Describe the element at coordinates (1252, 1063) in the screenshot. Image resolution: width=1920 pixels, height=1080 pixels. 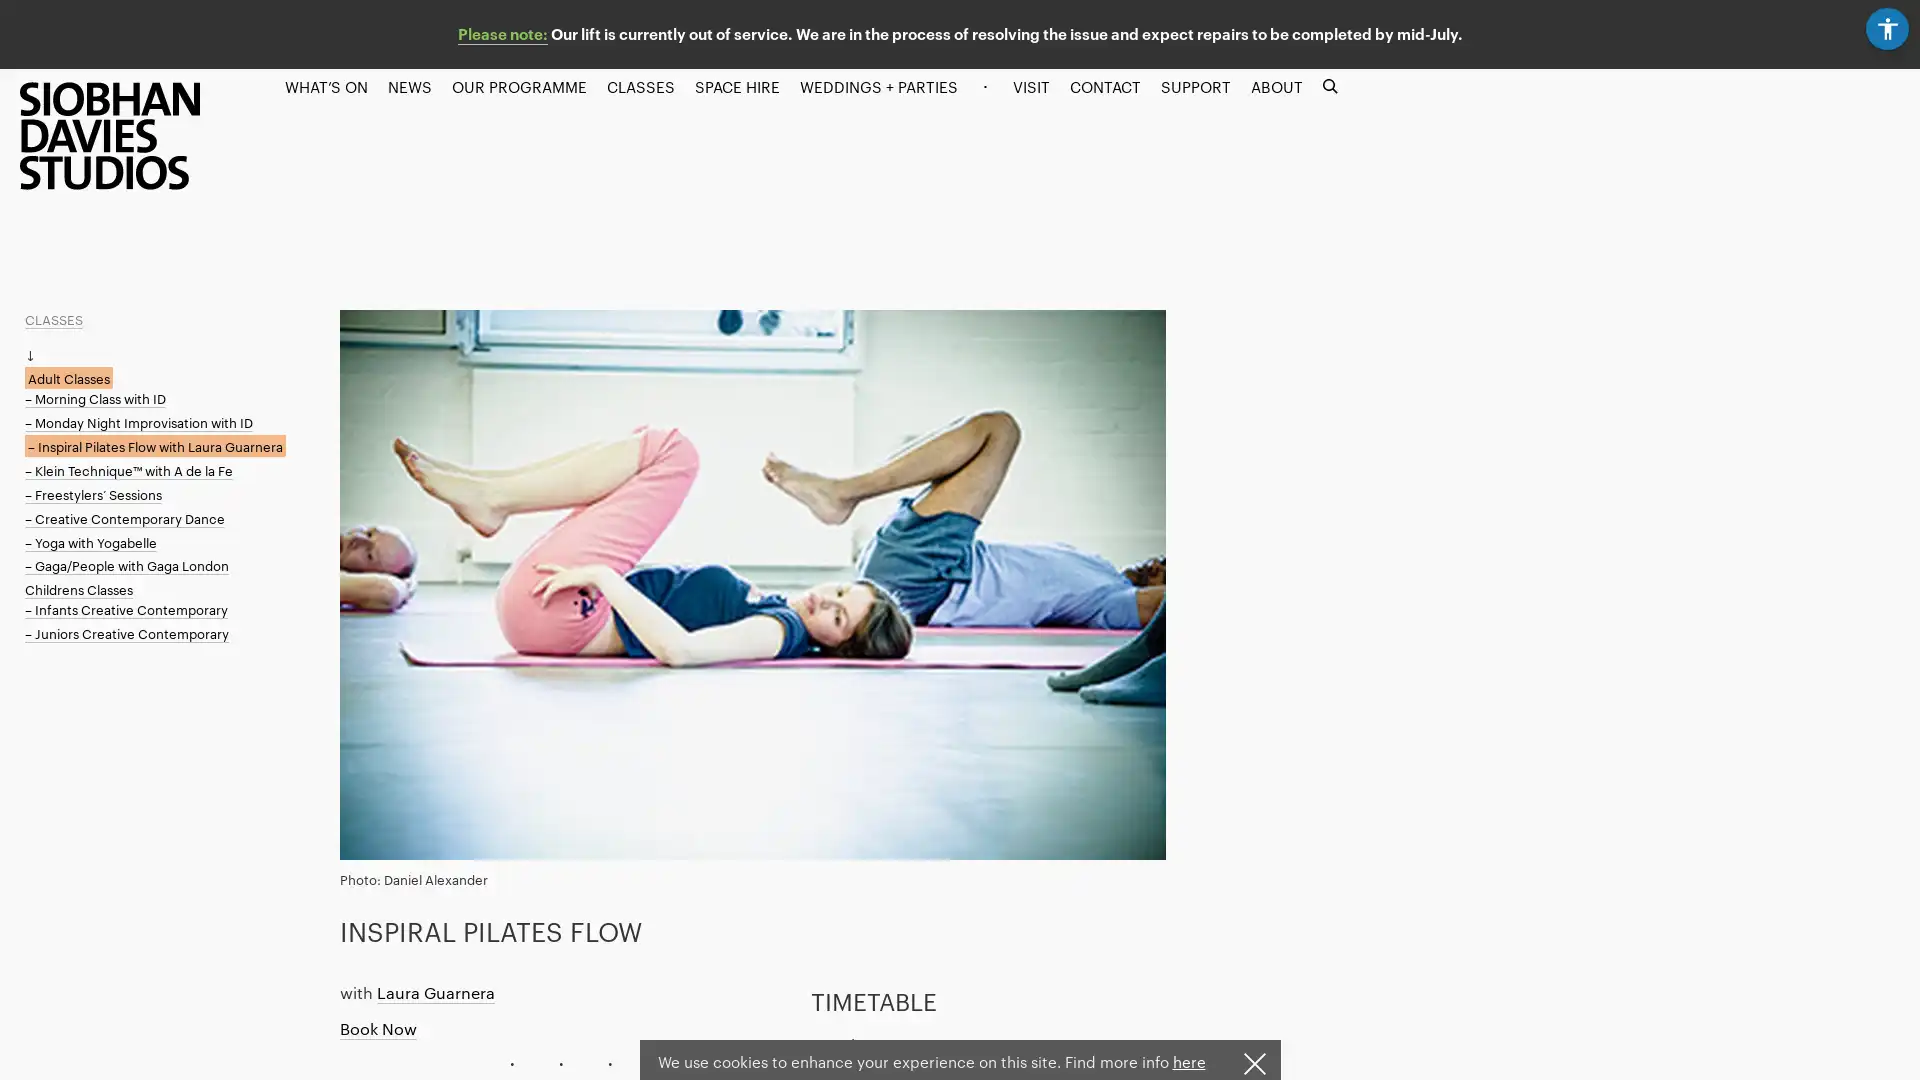
I see `I understand` at that location.